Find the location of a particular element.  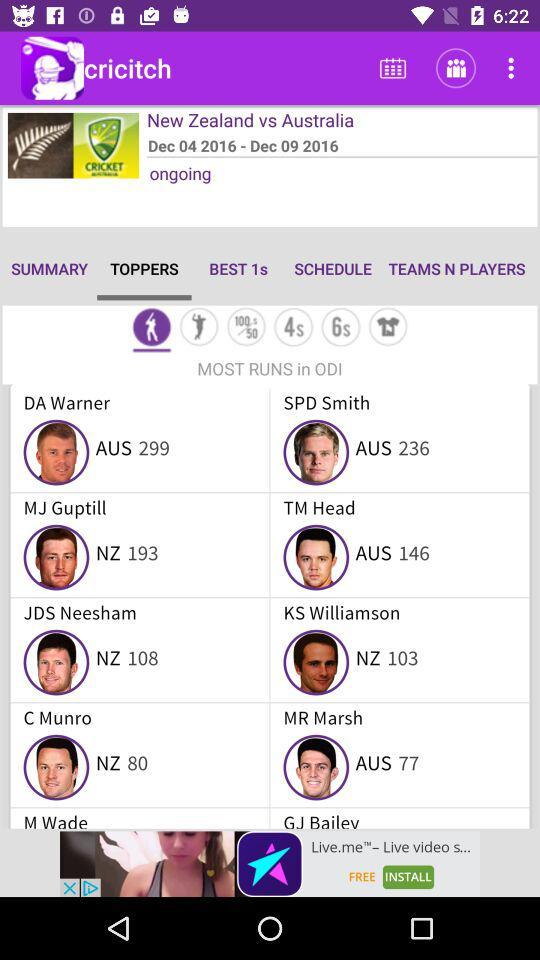

mode selection is located at coordinates (150, 329).